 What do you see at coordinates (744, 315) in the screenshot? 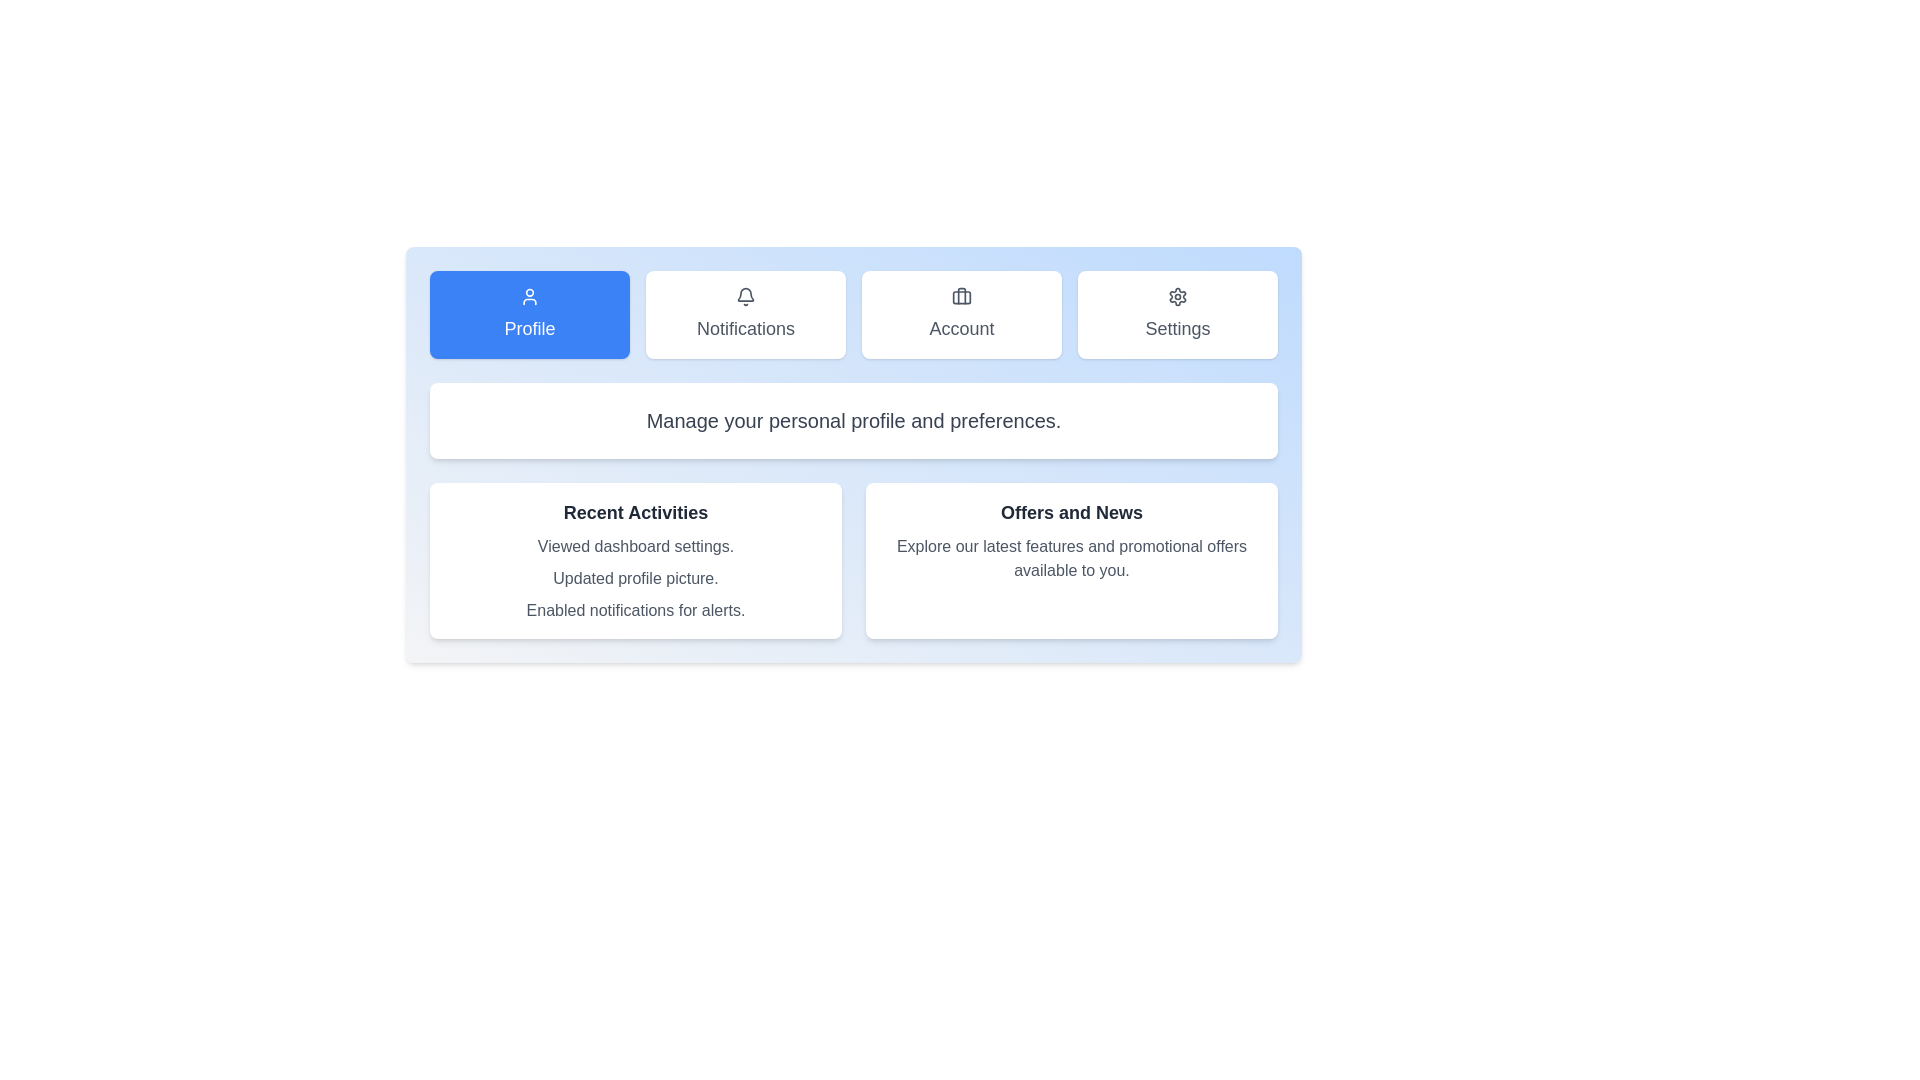
I see `the 'Notifications' button, which is the second button in a horizontal row of four buttons at the top of the interface, located between the 'Profile' and 'Account' buttons` at bounding box center [744, 315].